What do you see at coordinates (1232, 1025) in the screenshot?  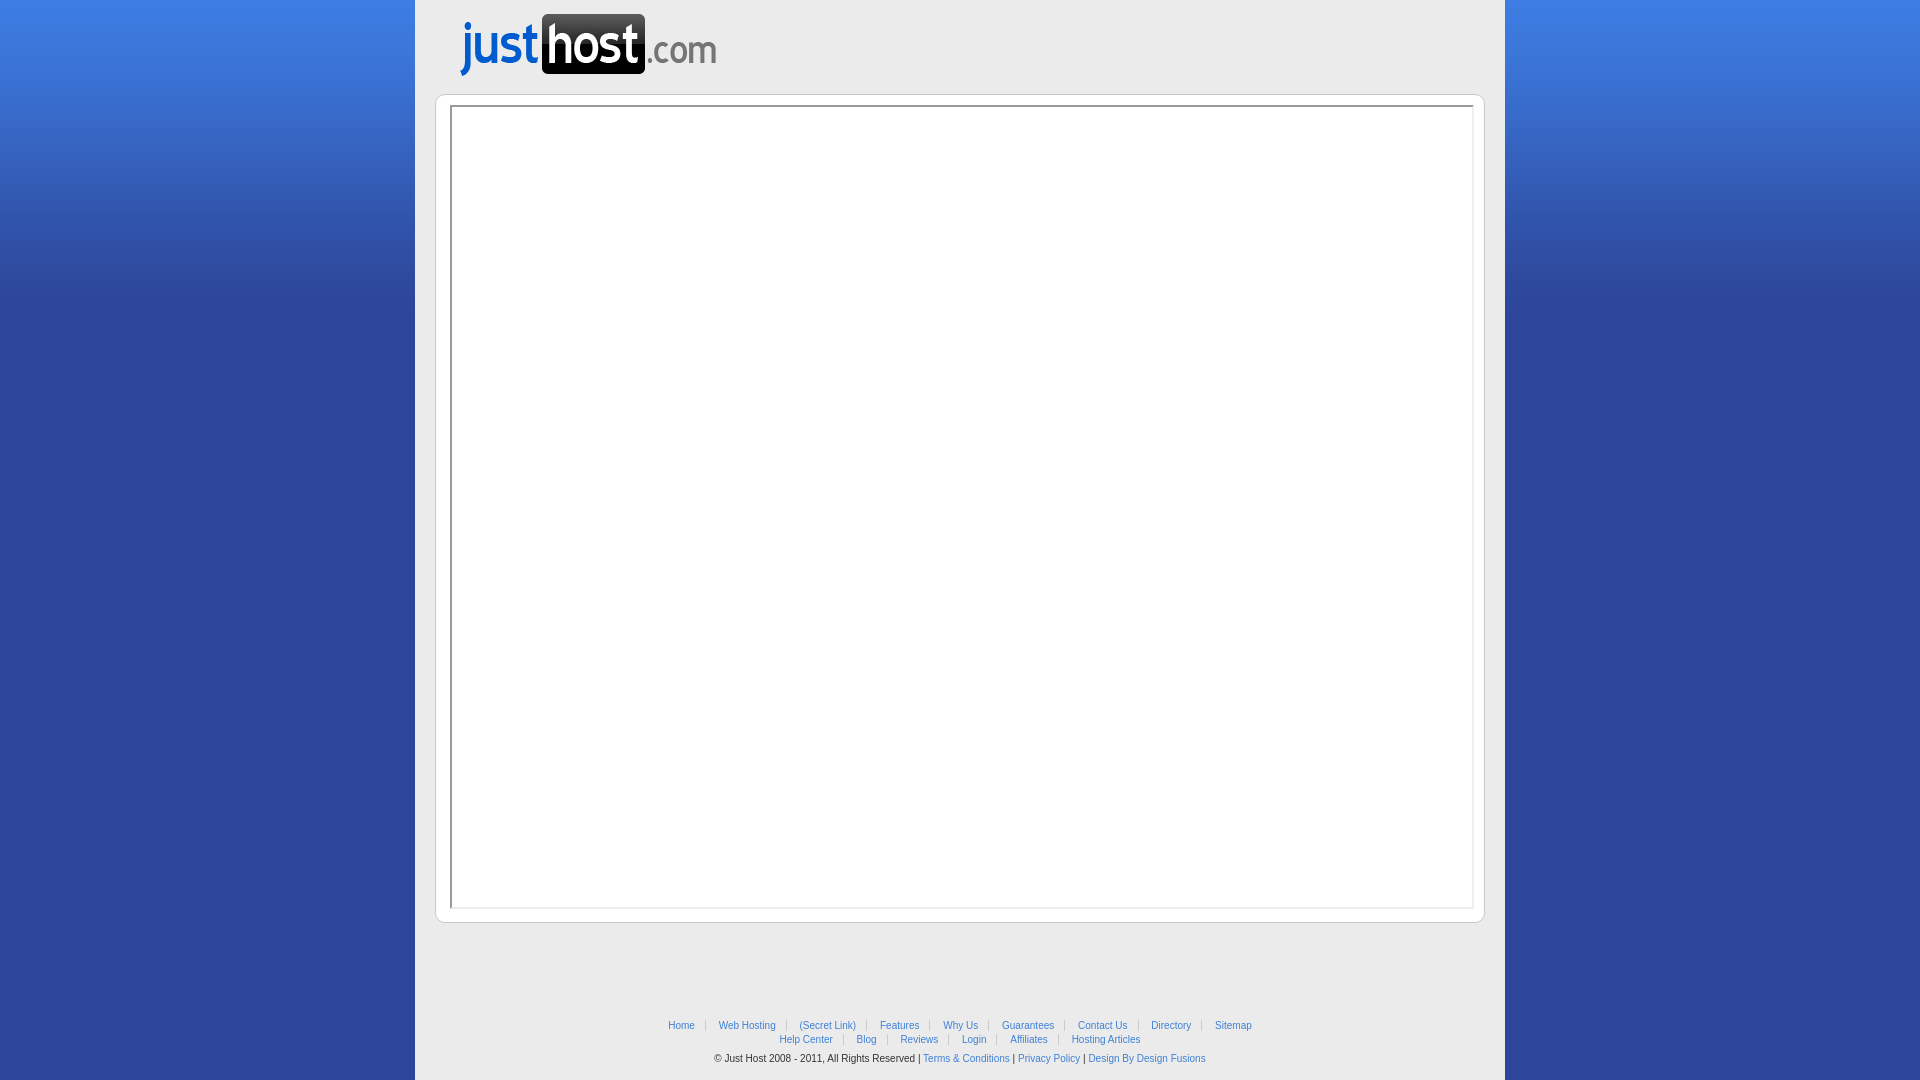 I see `'Sitemap'` at bounding box center [1232, 1025].